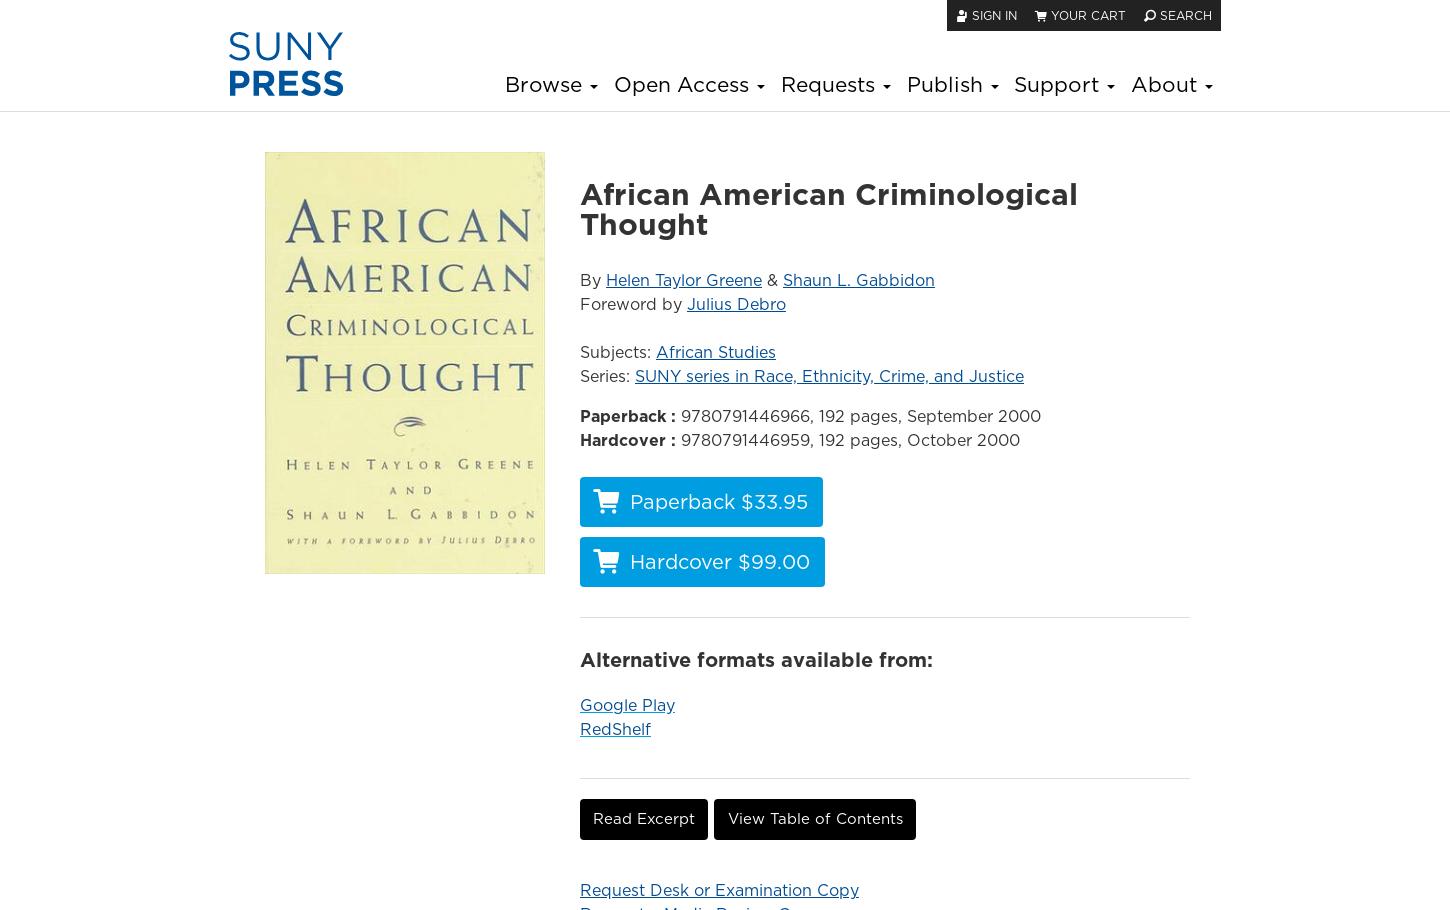  What do you see at coordinates (713, 350) in the screenshot?
I see `'African Studies'` at bounding box center [713, 350].